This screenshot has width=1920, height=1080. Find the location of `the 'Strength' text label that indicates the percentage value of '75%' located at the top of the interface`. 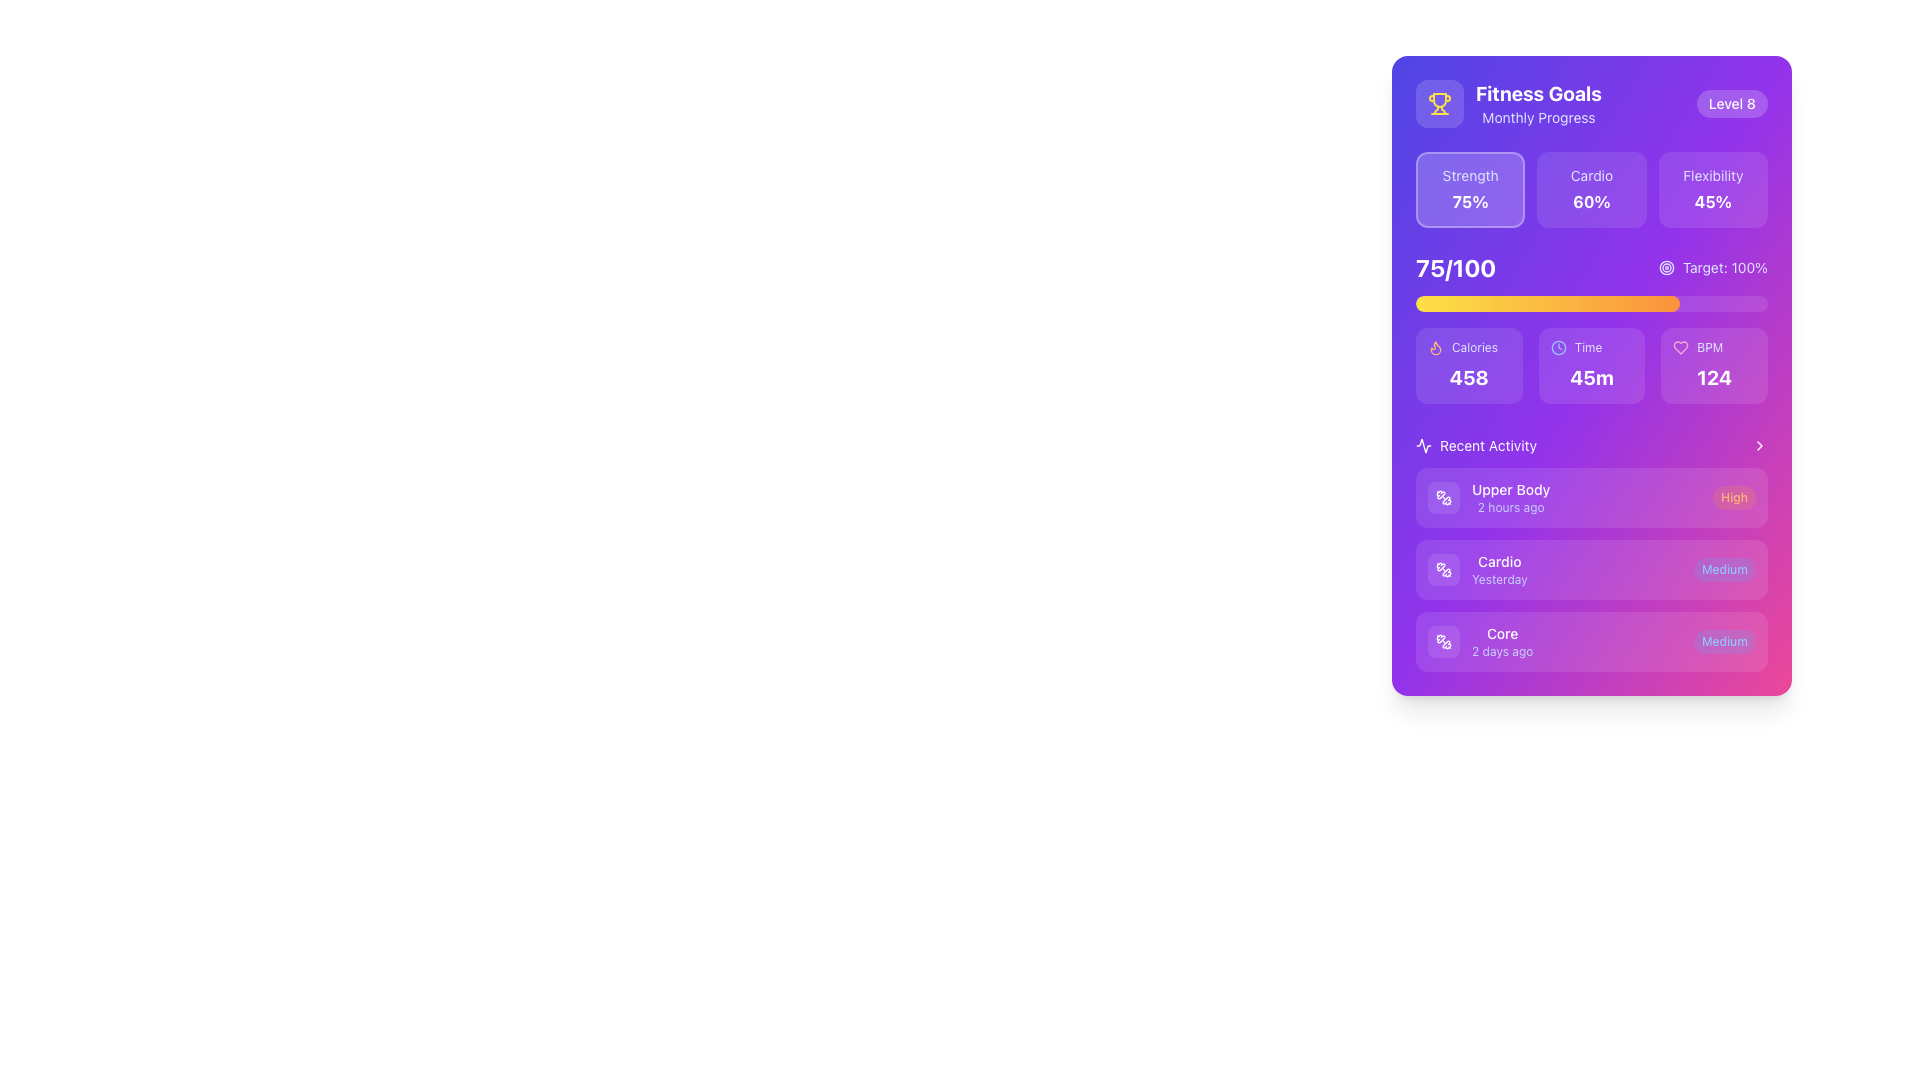

the 'Strength' text label that indicates the percentage value of '75%' located at the top of the interface is located at coordinates (1470, 175).